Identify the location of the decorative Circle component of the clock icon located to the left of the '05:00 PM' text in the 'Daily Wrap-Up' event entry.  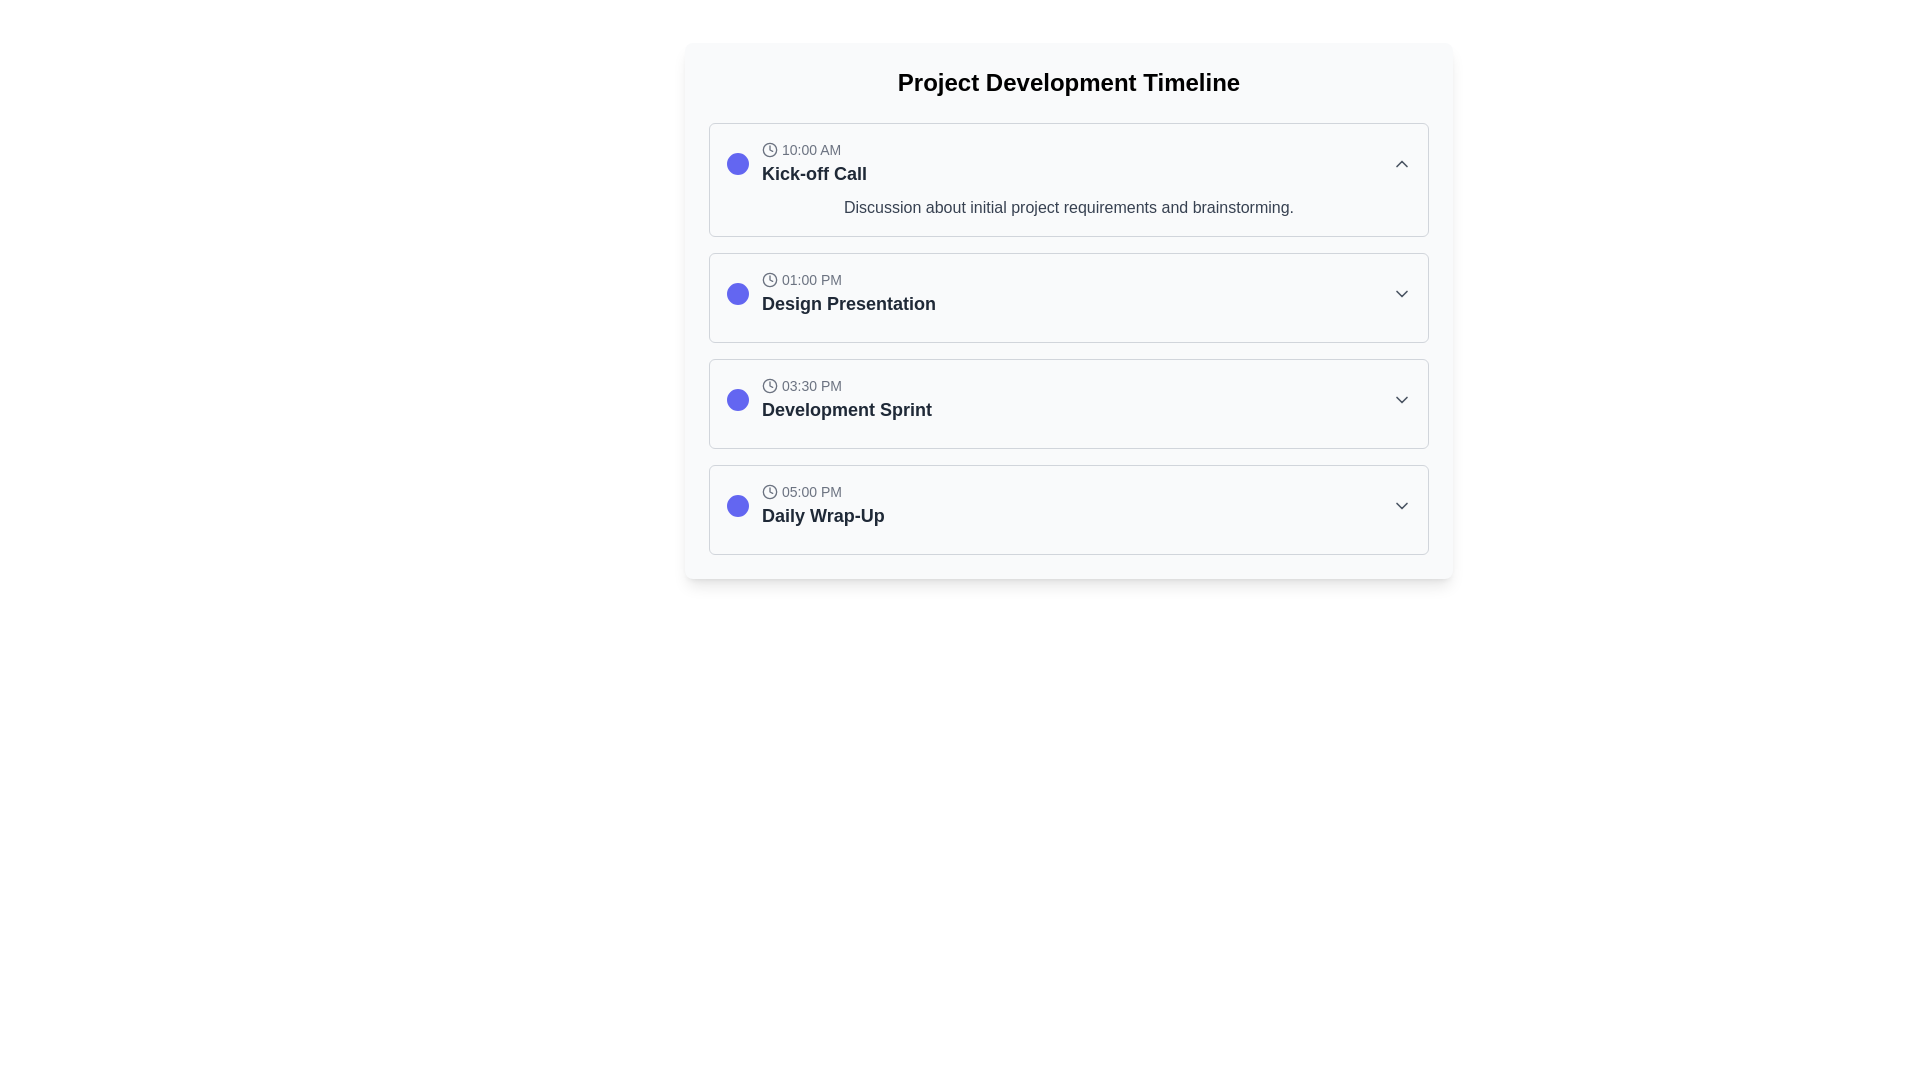
(768, 492).